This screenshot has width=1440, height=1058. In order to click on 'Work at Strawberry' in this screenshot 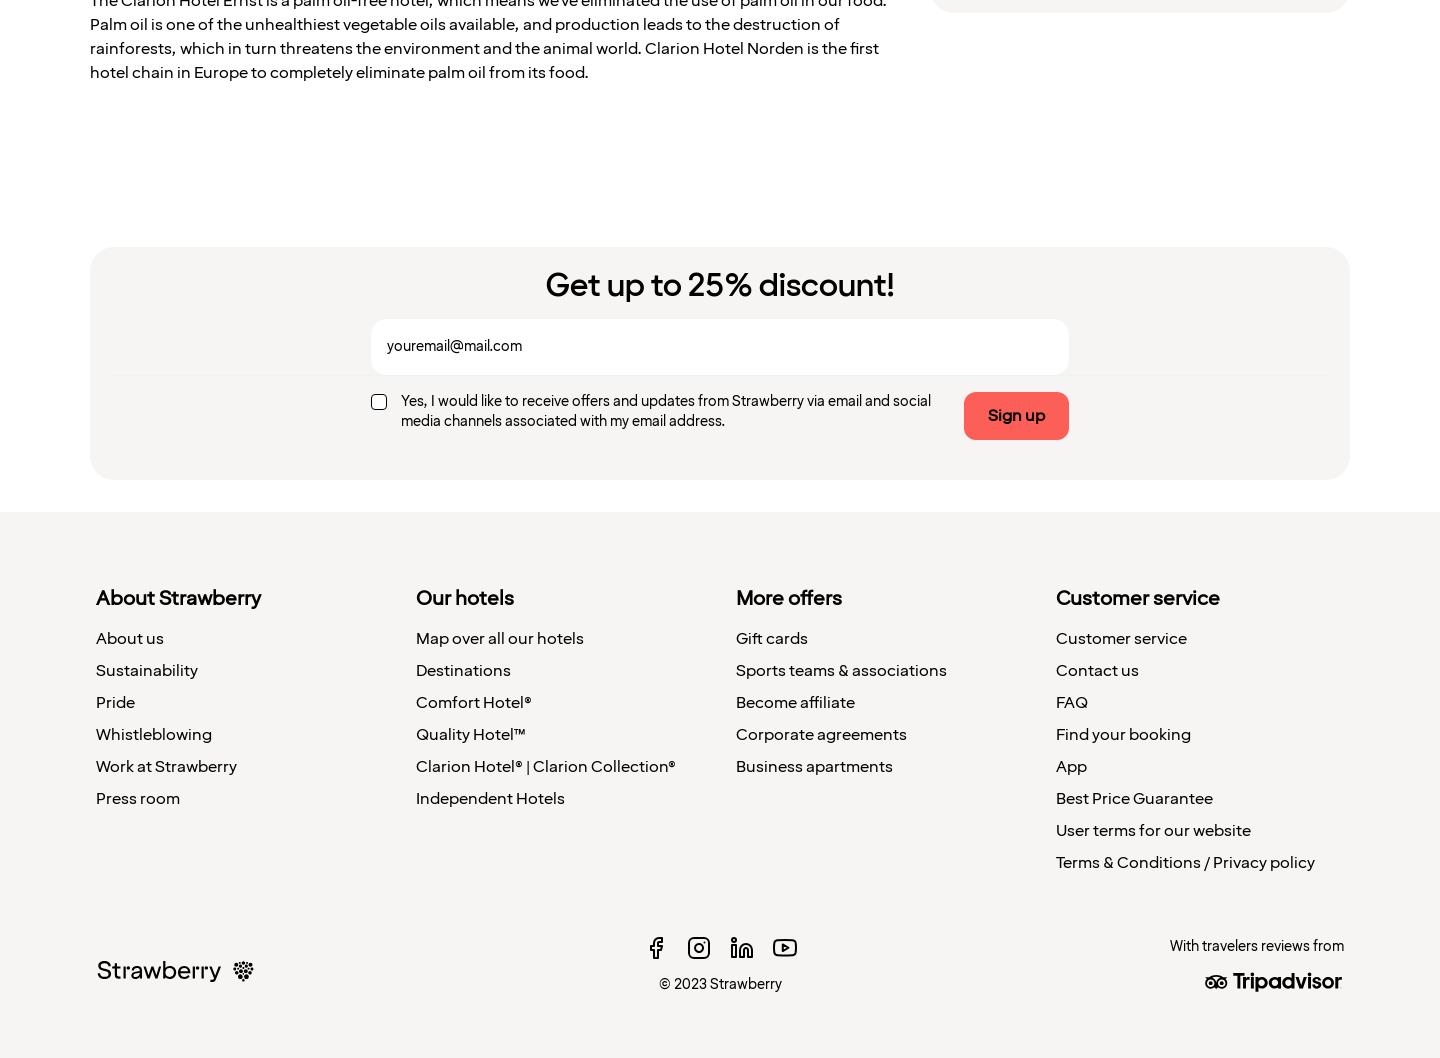, I will do `click(165, 765)`.